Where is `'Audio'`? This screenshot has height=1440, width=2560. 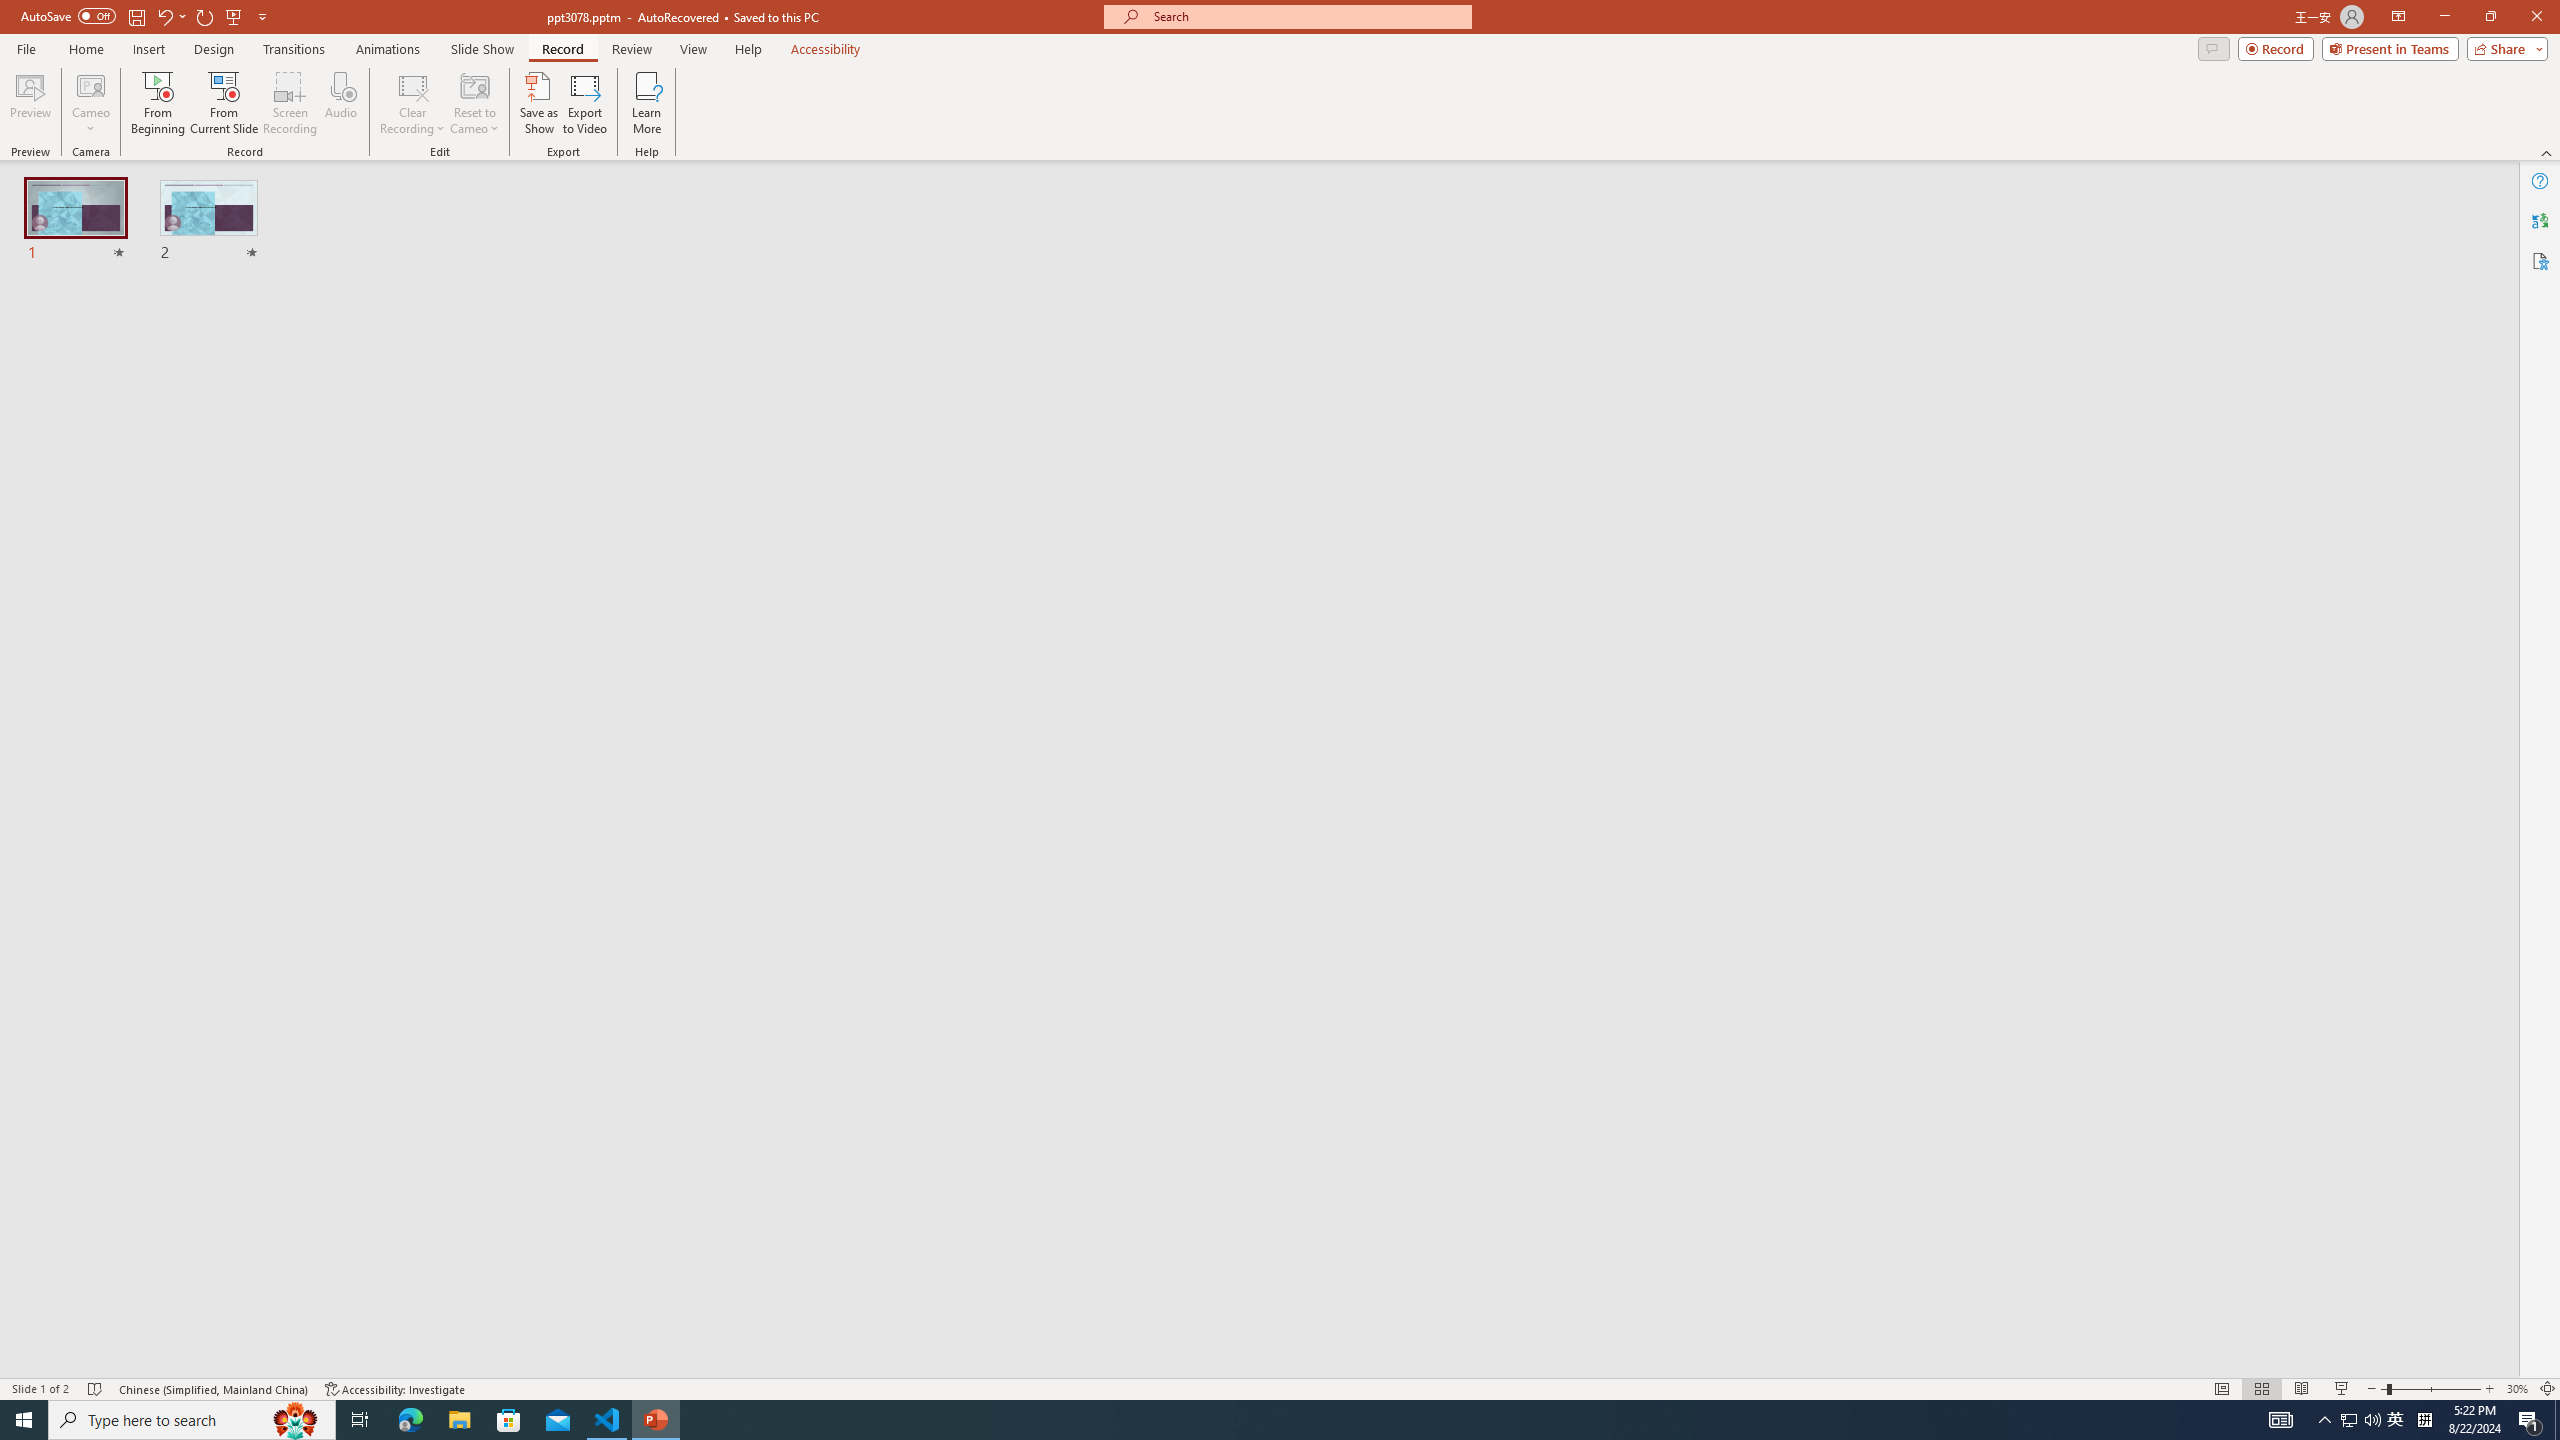 'Audio' is located at coordinates (339, 103).